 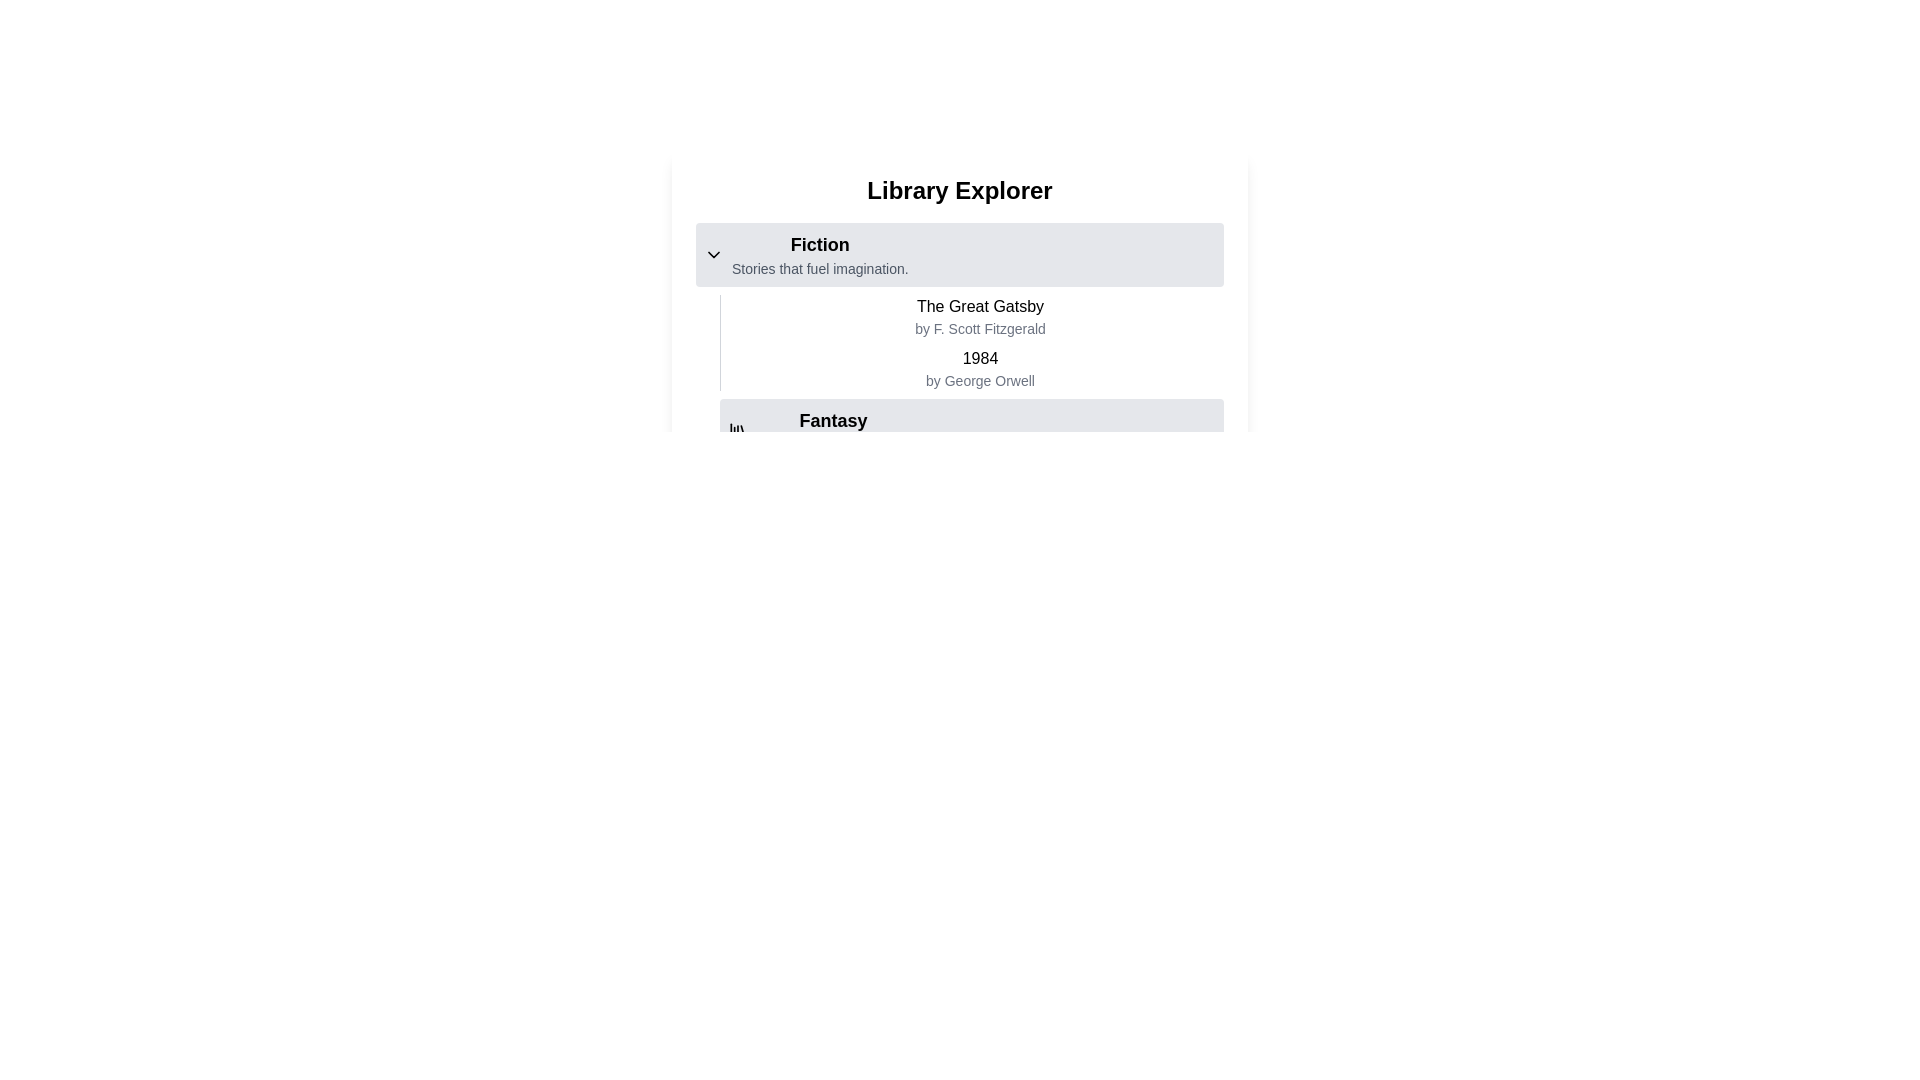 I want to click on the text block that displays information about two books in the 'Fiction' category, located centrally under the 'Fiction' section header, so click(x=971, y=342).